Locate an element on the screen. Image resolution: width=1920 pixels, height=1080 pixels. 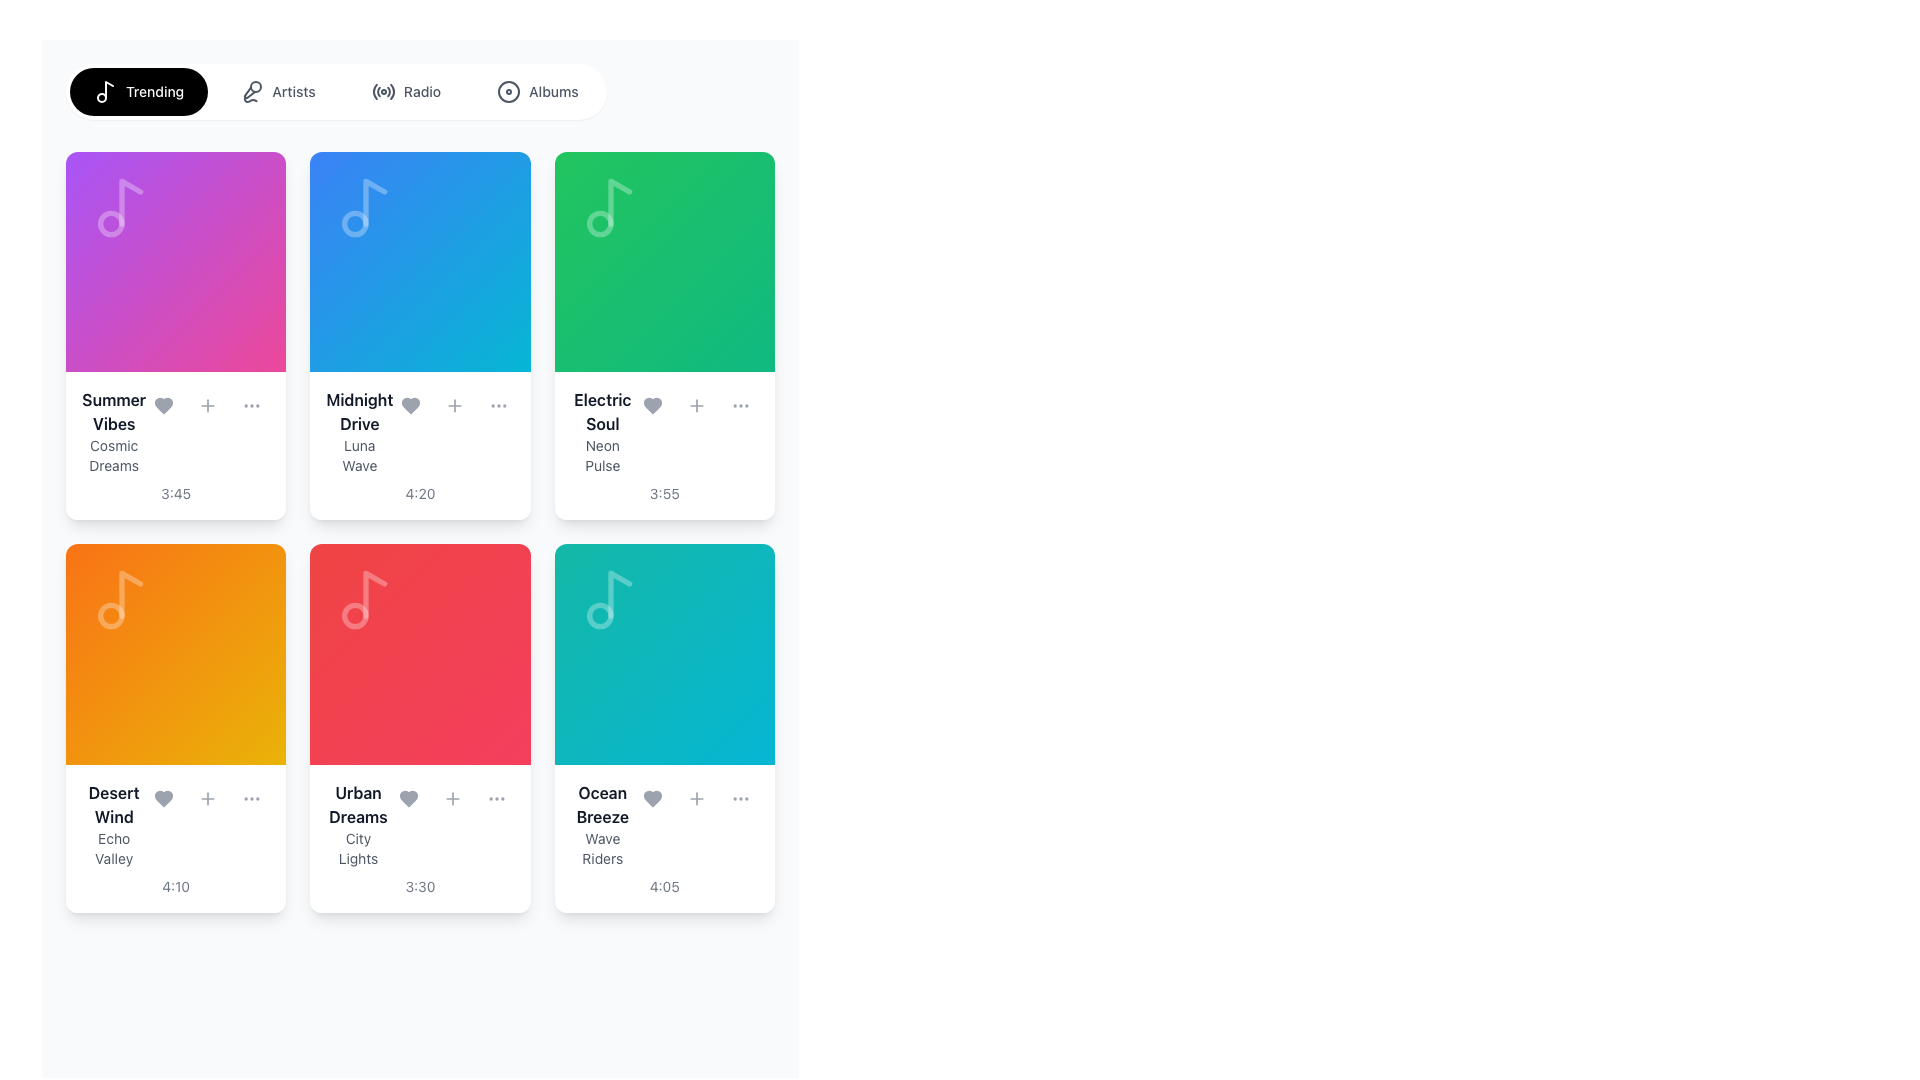
the music track listing card located in the bottom left of the second row of the grid layout is located at coordinates (176, 838).